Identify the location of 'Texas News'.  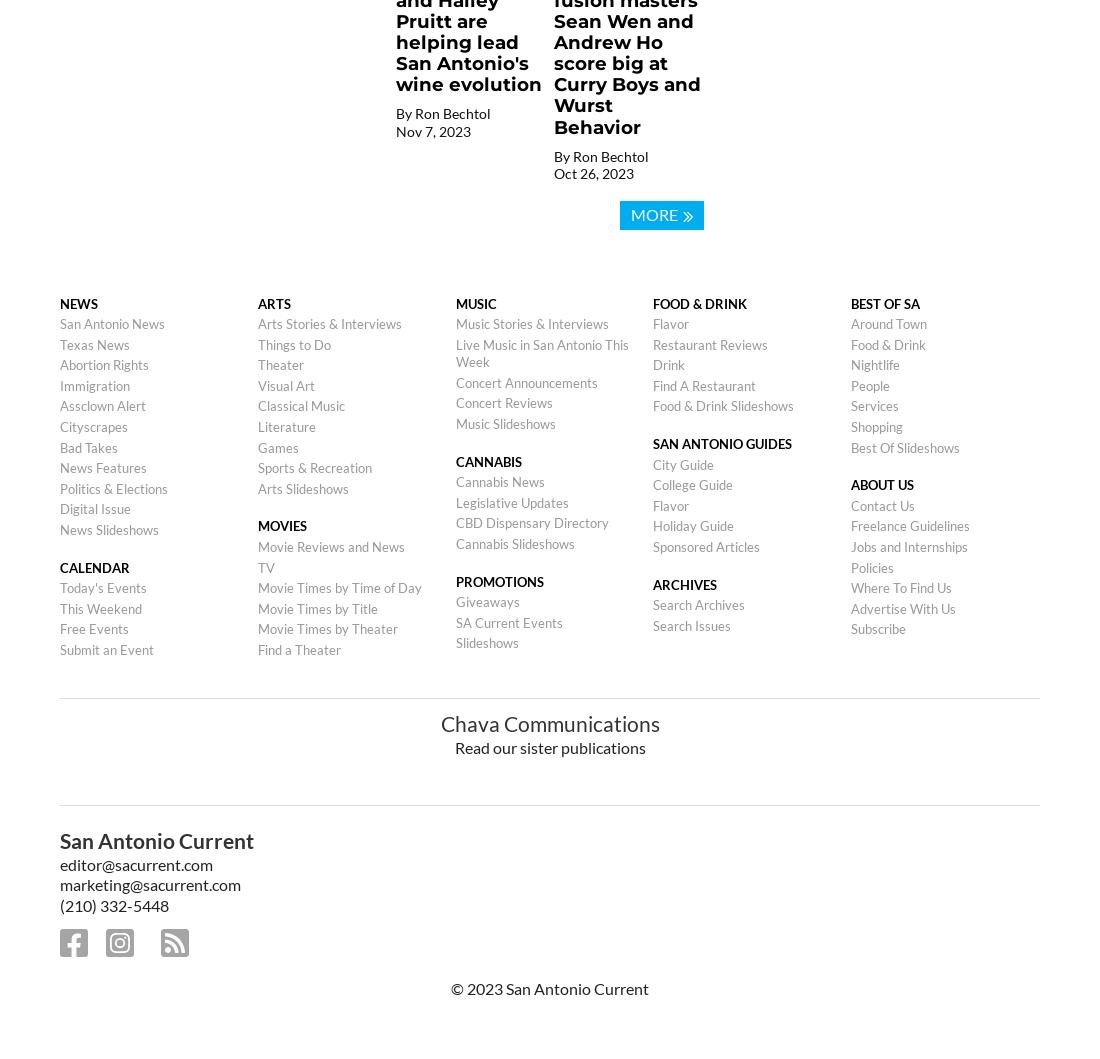
(95, 342).